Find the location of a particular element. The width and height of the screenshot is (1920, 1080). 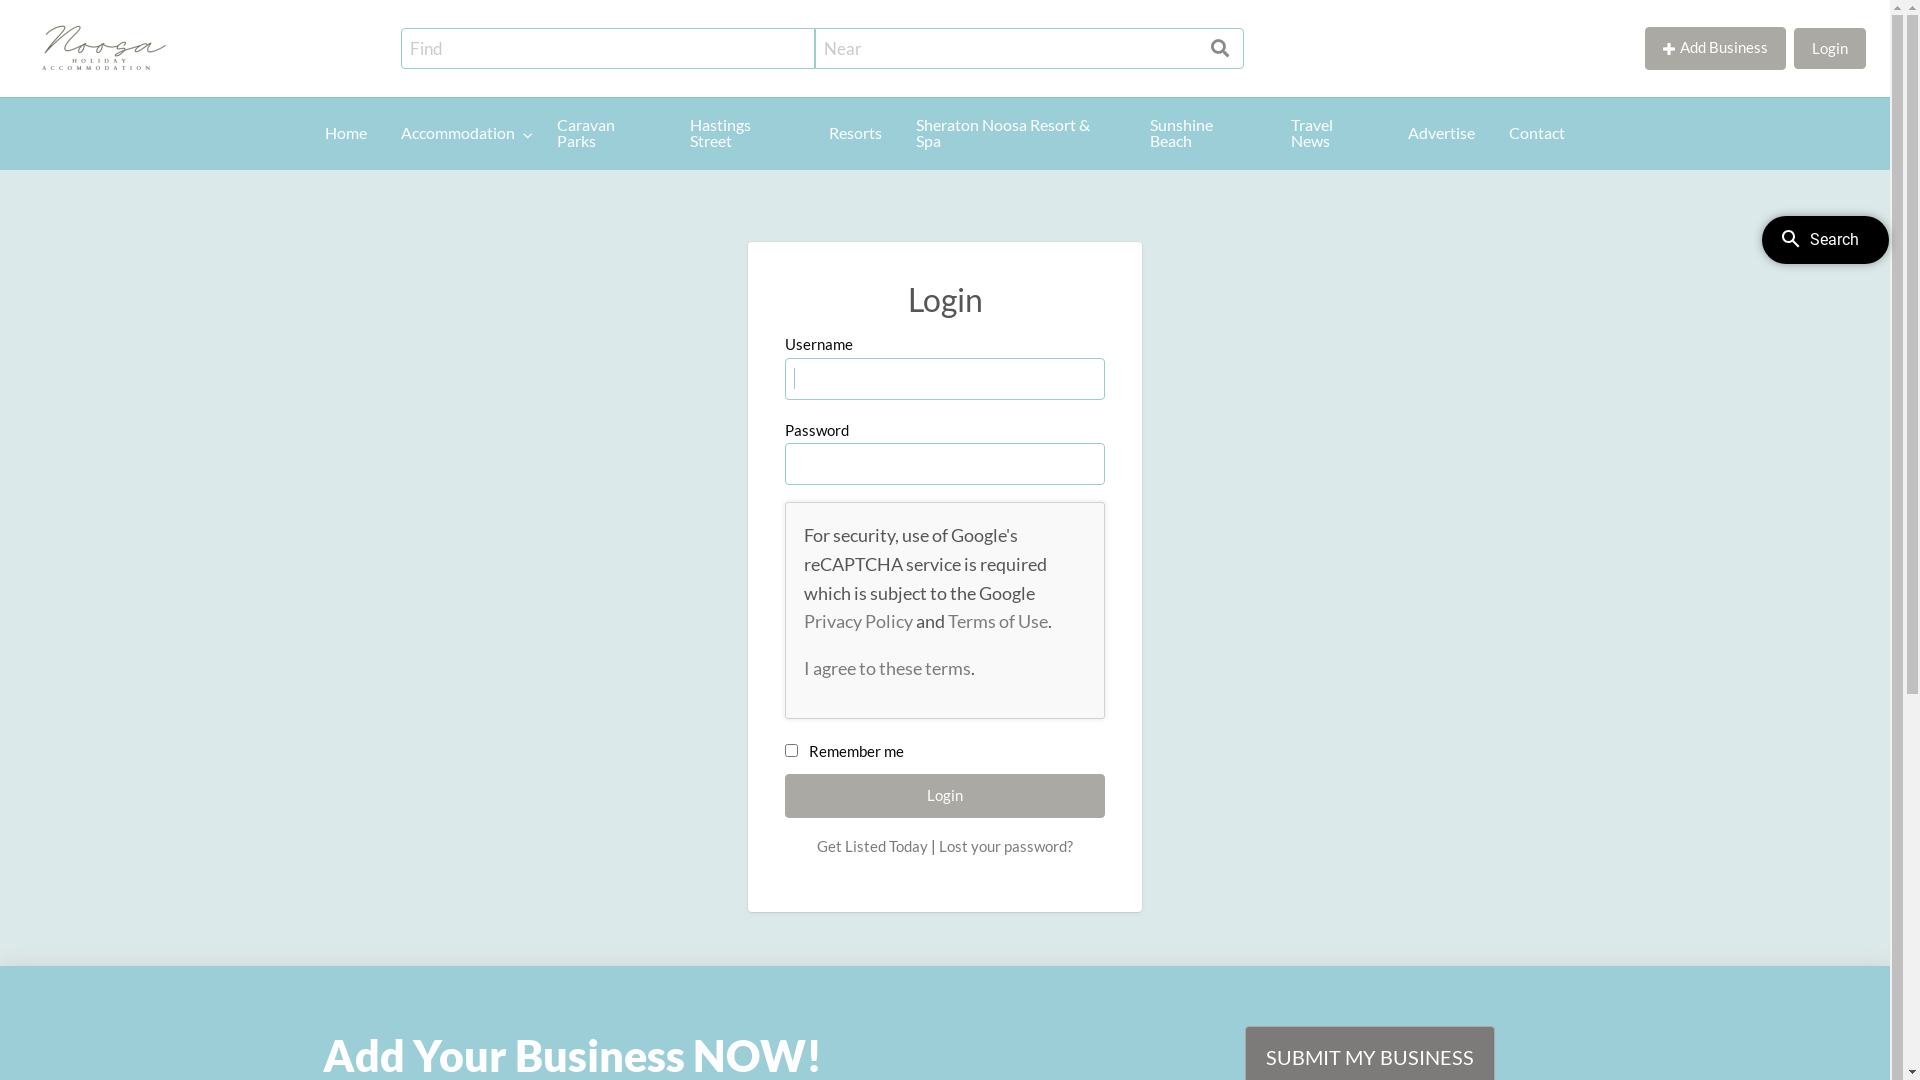

'Add Business' is located at coordinates (1714, 47).